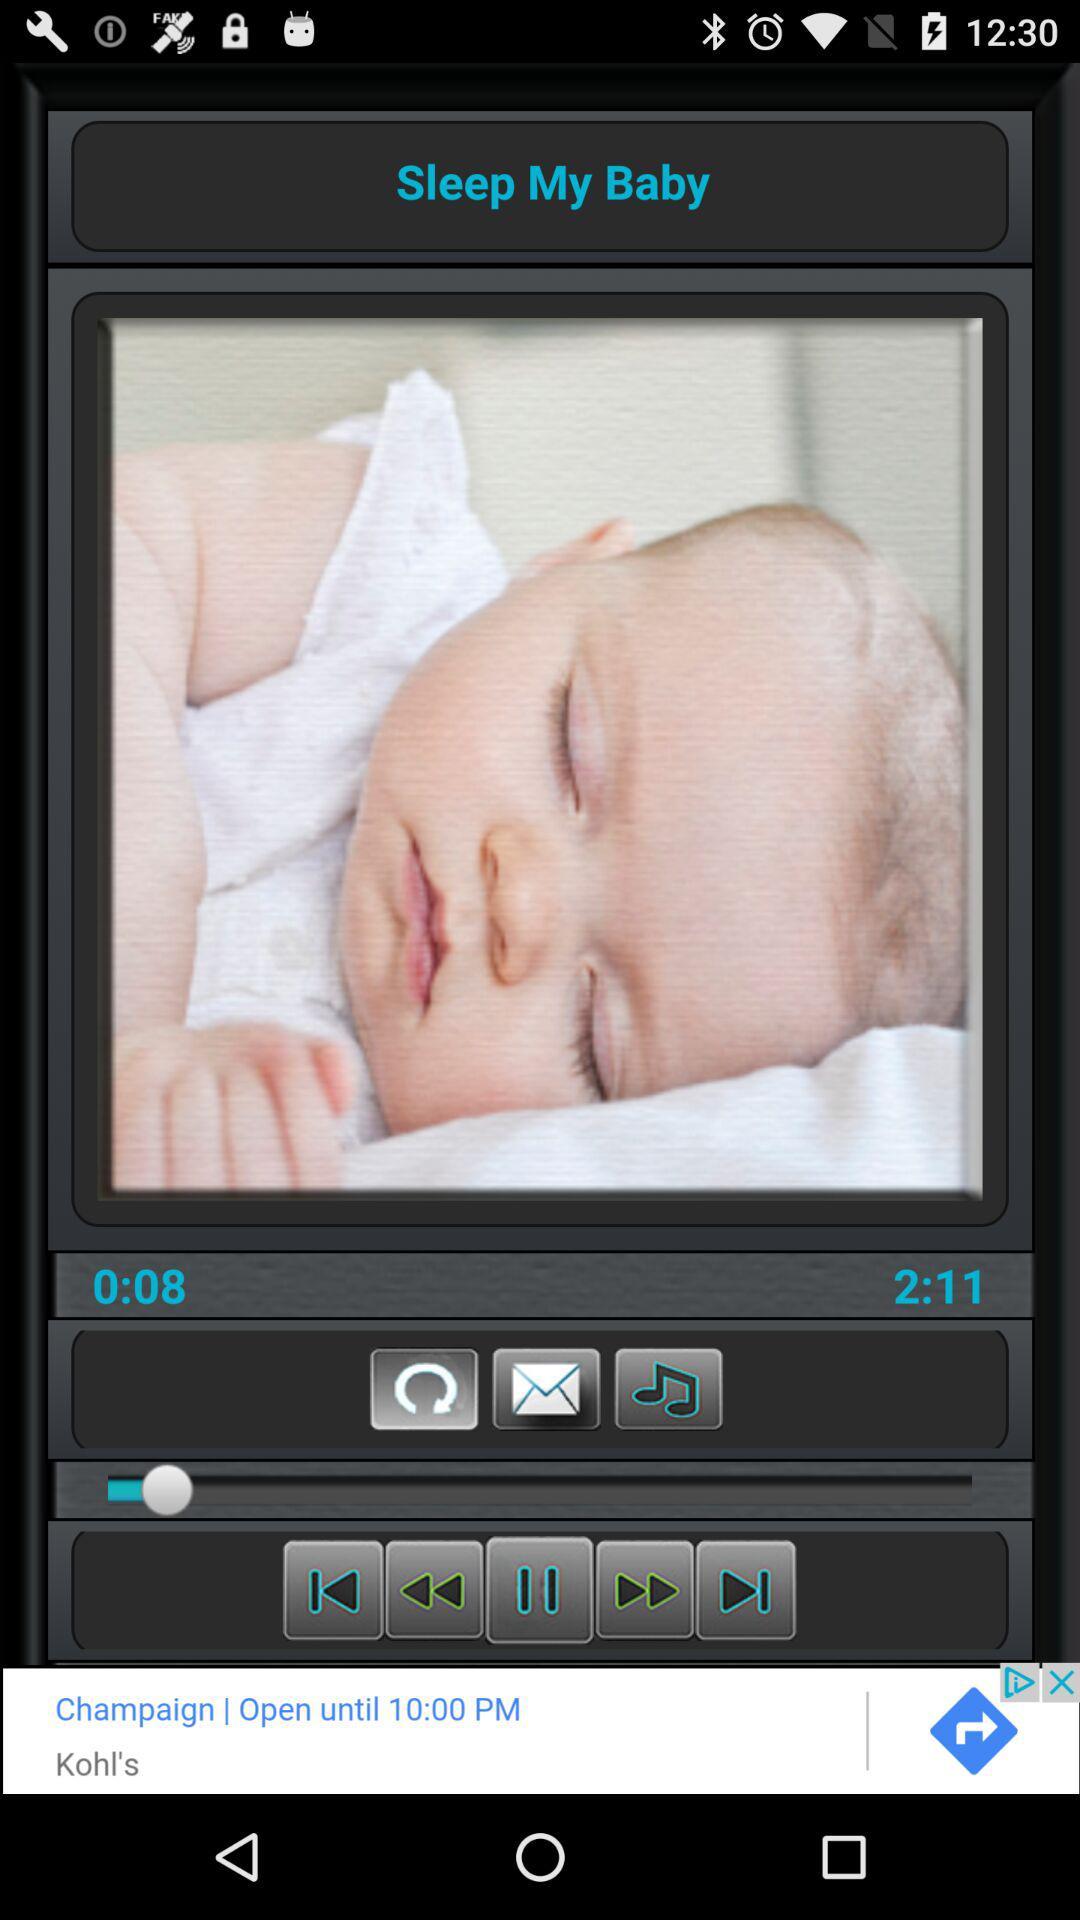  I want to click on lullaby loop, so click(423, 1387).